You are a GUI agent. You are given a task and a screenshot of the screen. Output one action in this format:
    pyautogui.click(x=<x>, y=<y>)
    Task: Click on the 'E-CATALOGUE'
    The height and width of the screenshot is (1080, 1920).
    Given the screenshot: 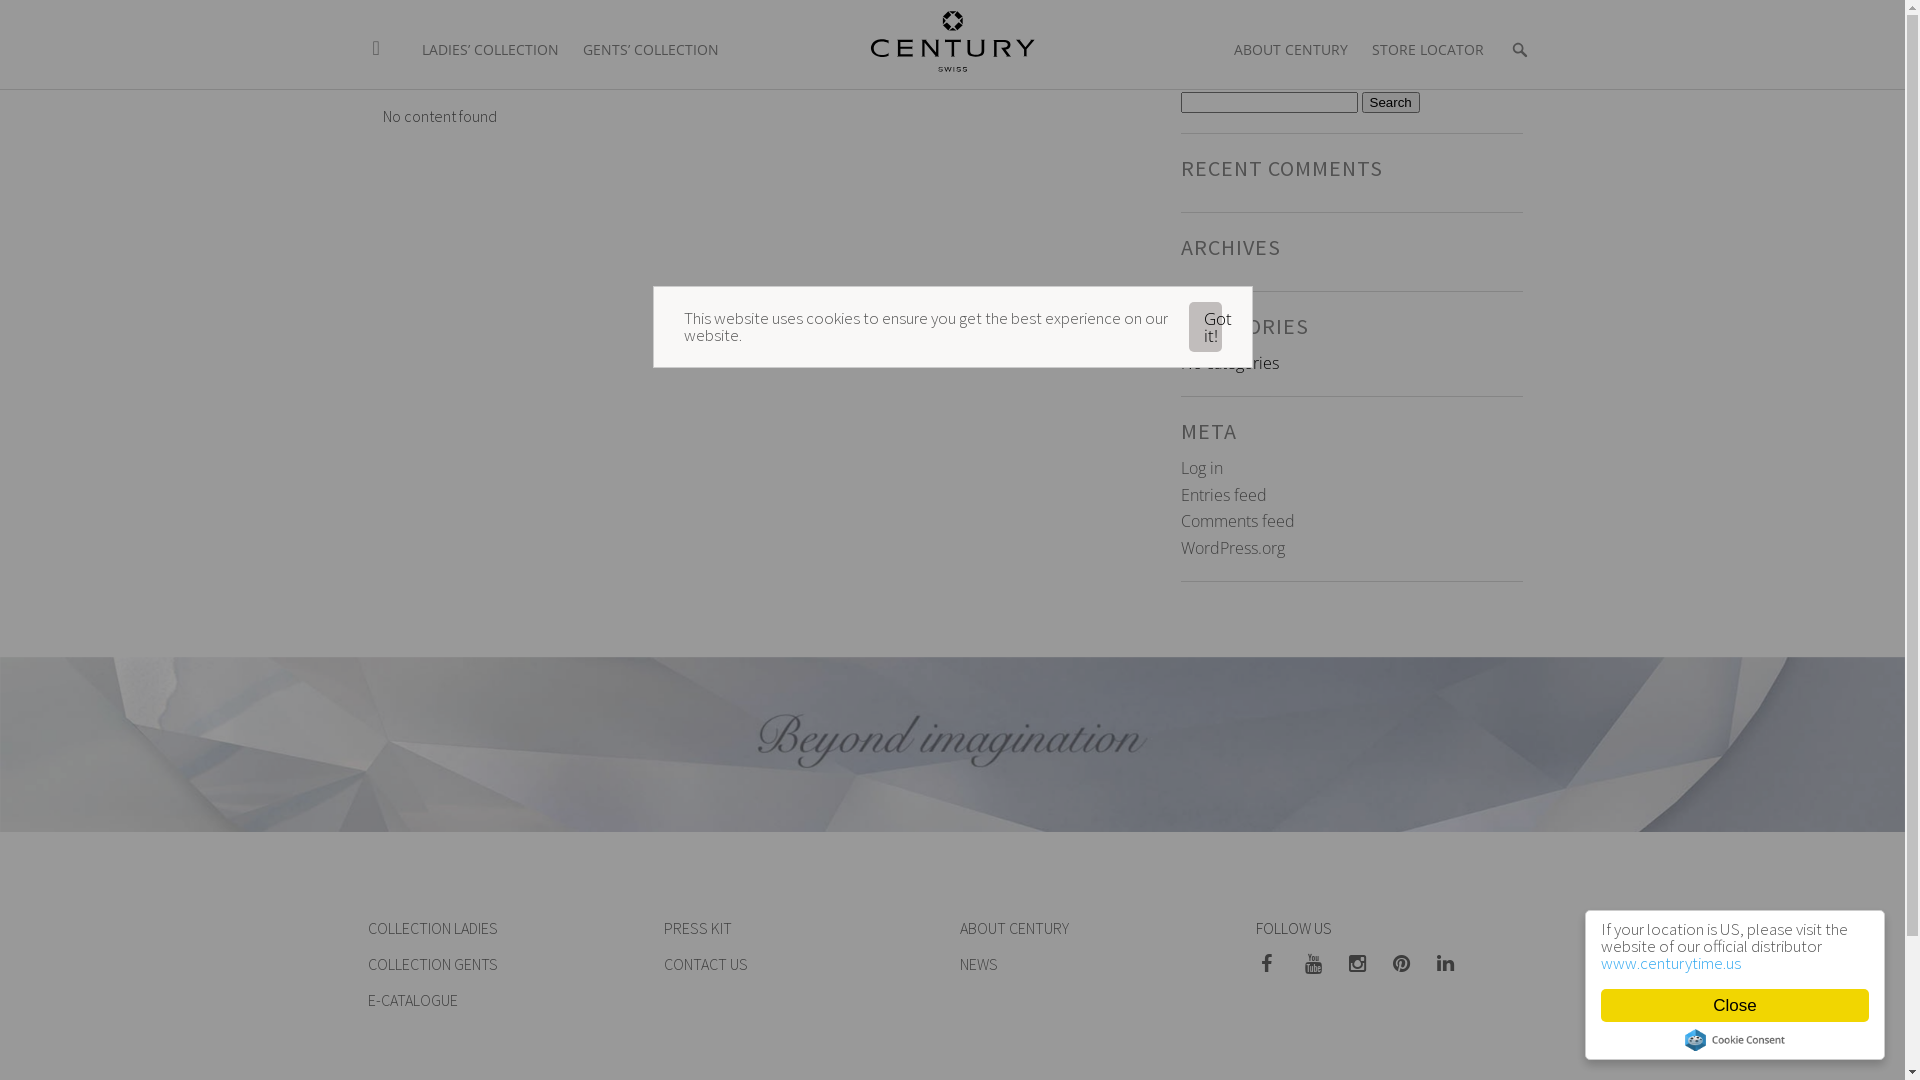 What is the action you would take?
    pyautogui.click(x=411, y=999)
    